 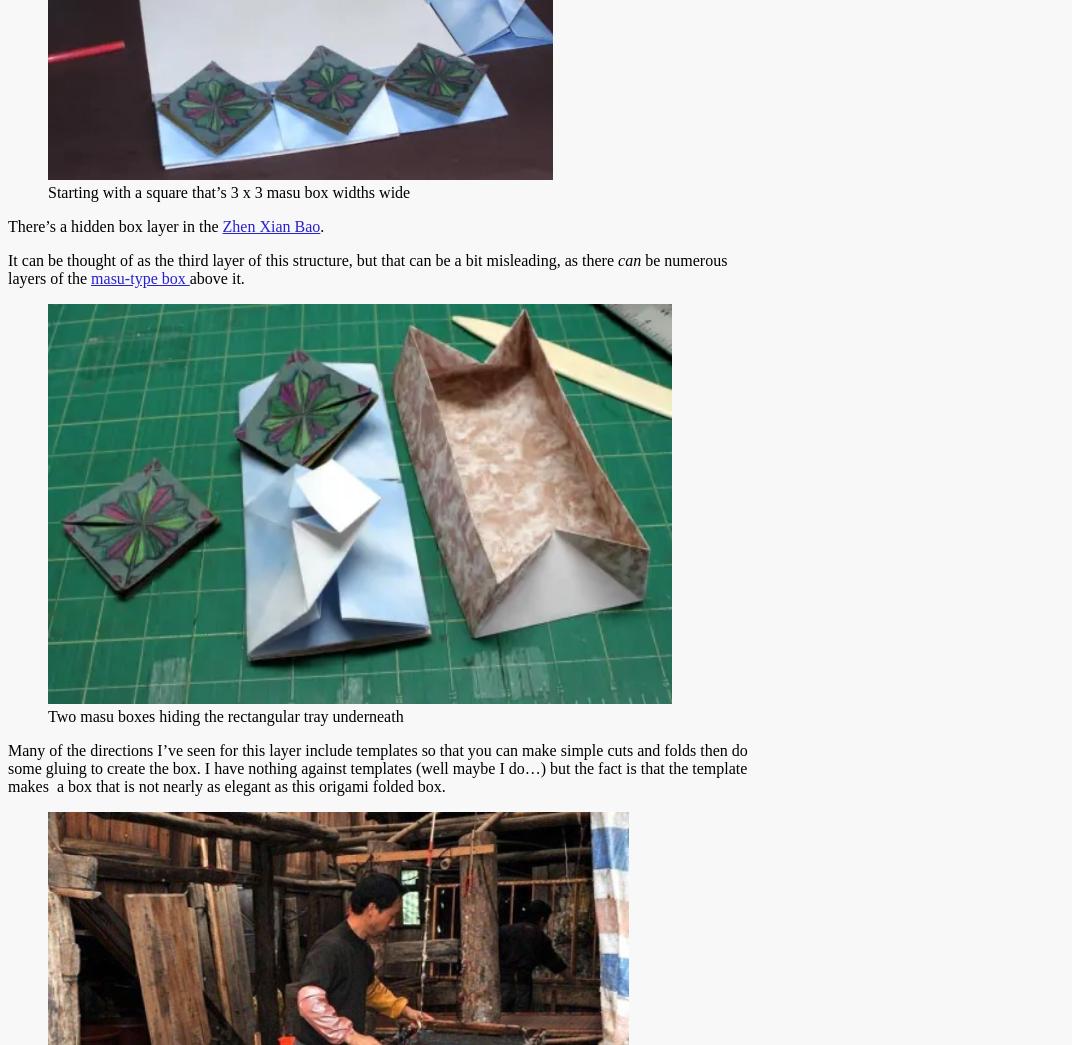 I want to click on 'Starting with a square that’s 3 x 3 masu box widths wide', so click(x=228, y=192).